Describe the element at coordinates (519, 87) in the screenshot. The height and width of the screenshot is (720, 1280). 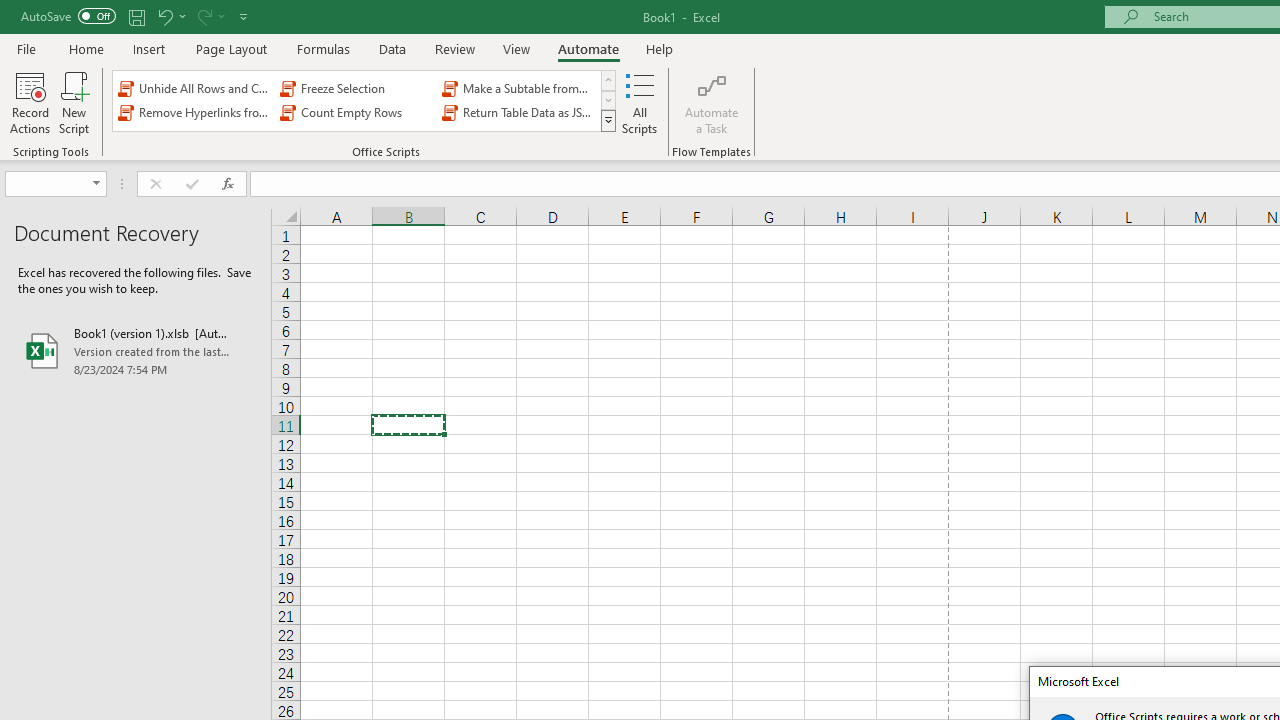
I see `'Make a Subtable from a Selection'` at that location.